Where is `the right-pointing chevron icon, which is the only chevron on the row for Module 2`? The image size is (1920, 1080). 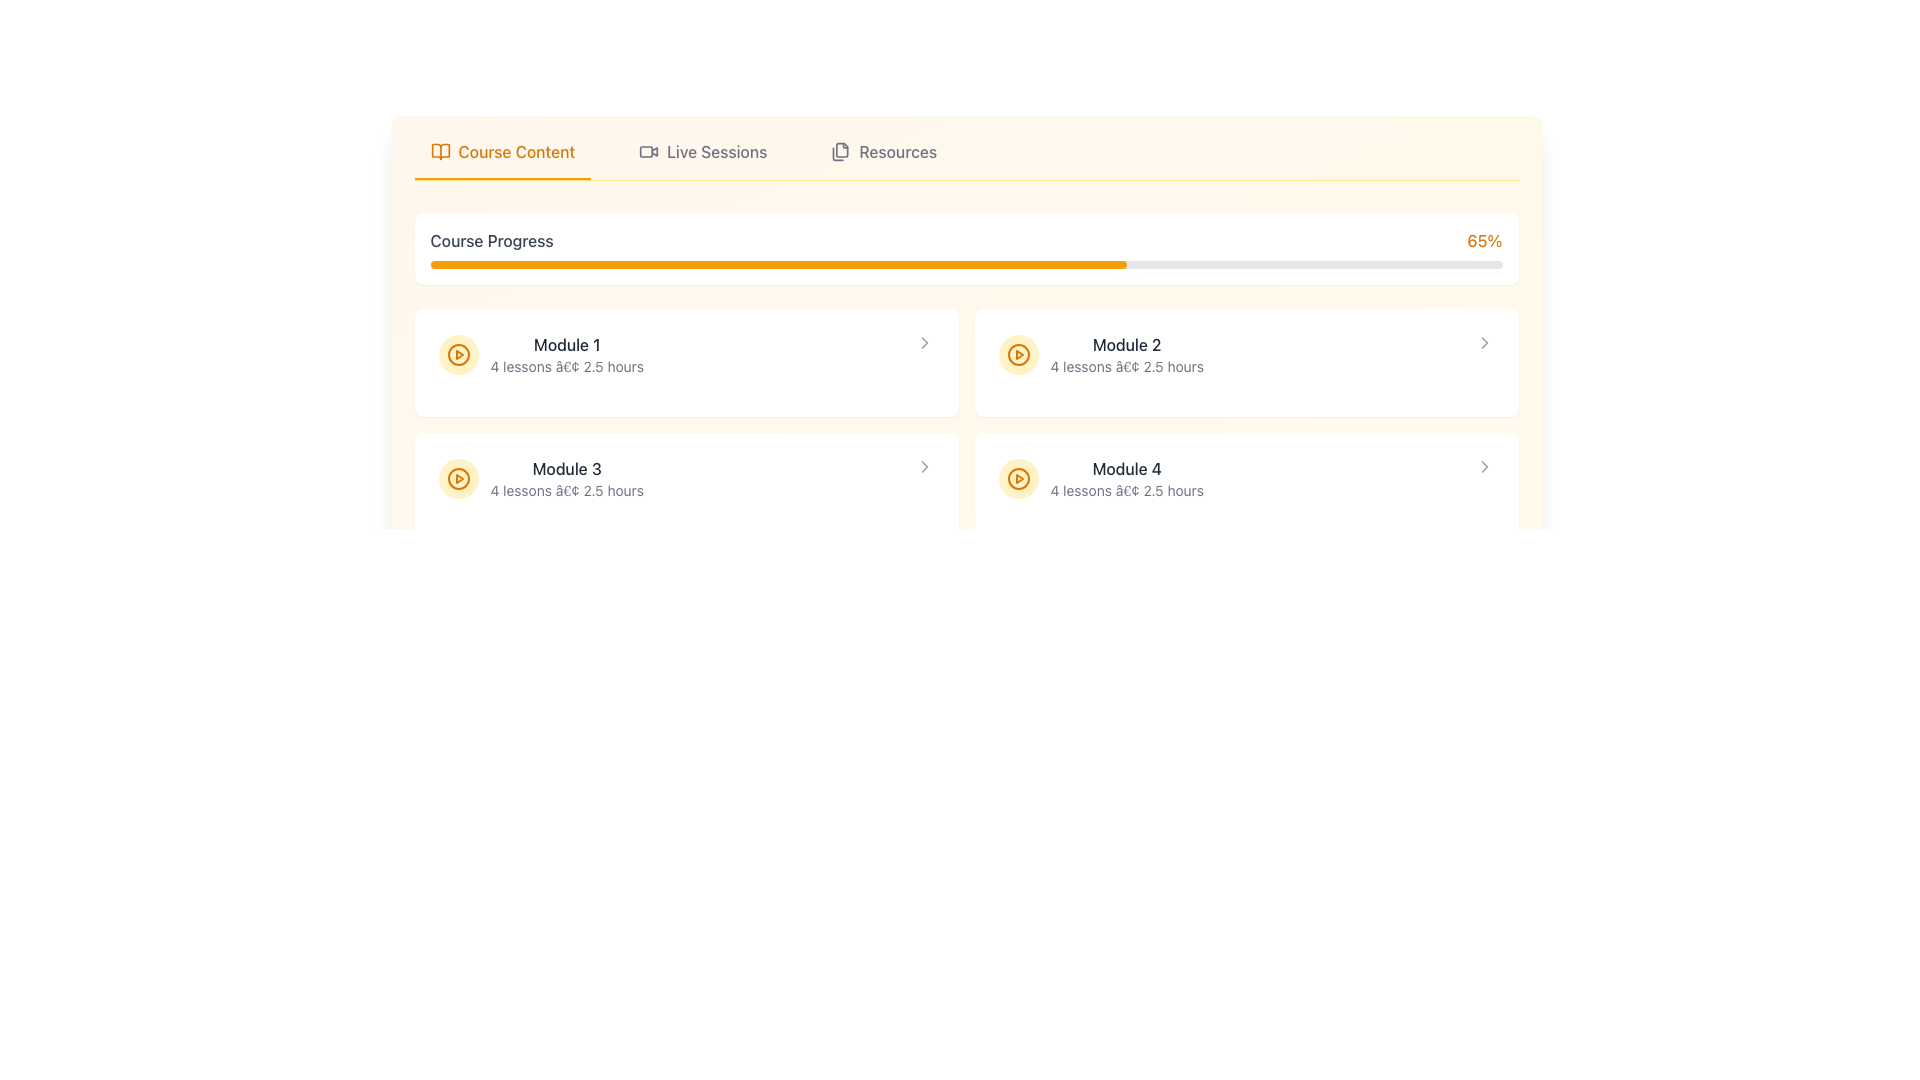 the right-pointing chevron icon, which is the only chevron on the row for Module 2 is located at coordinates (1484, 342).